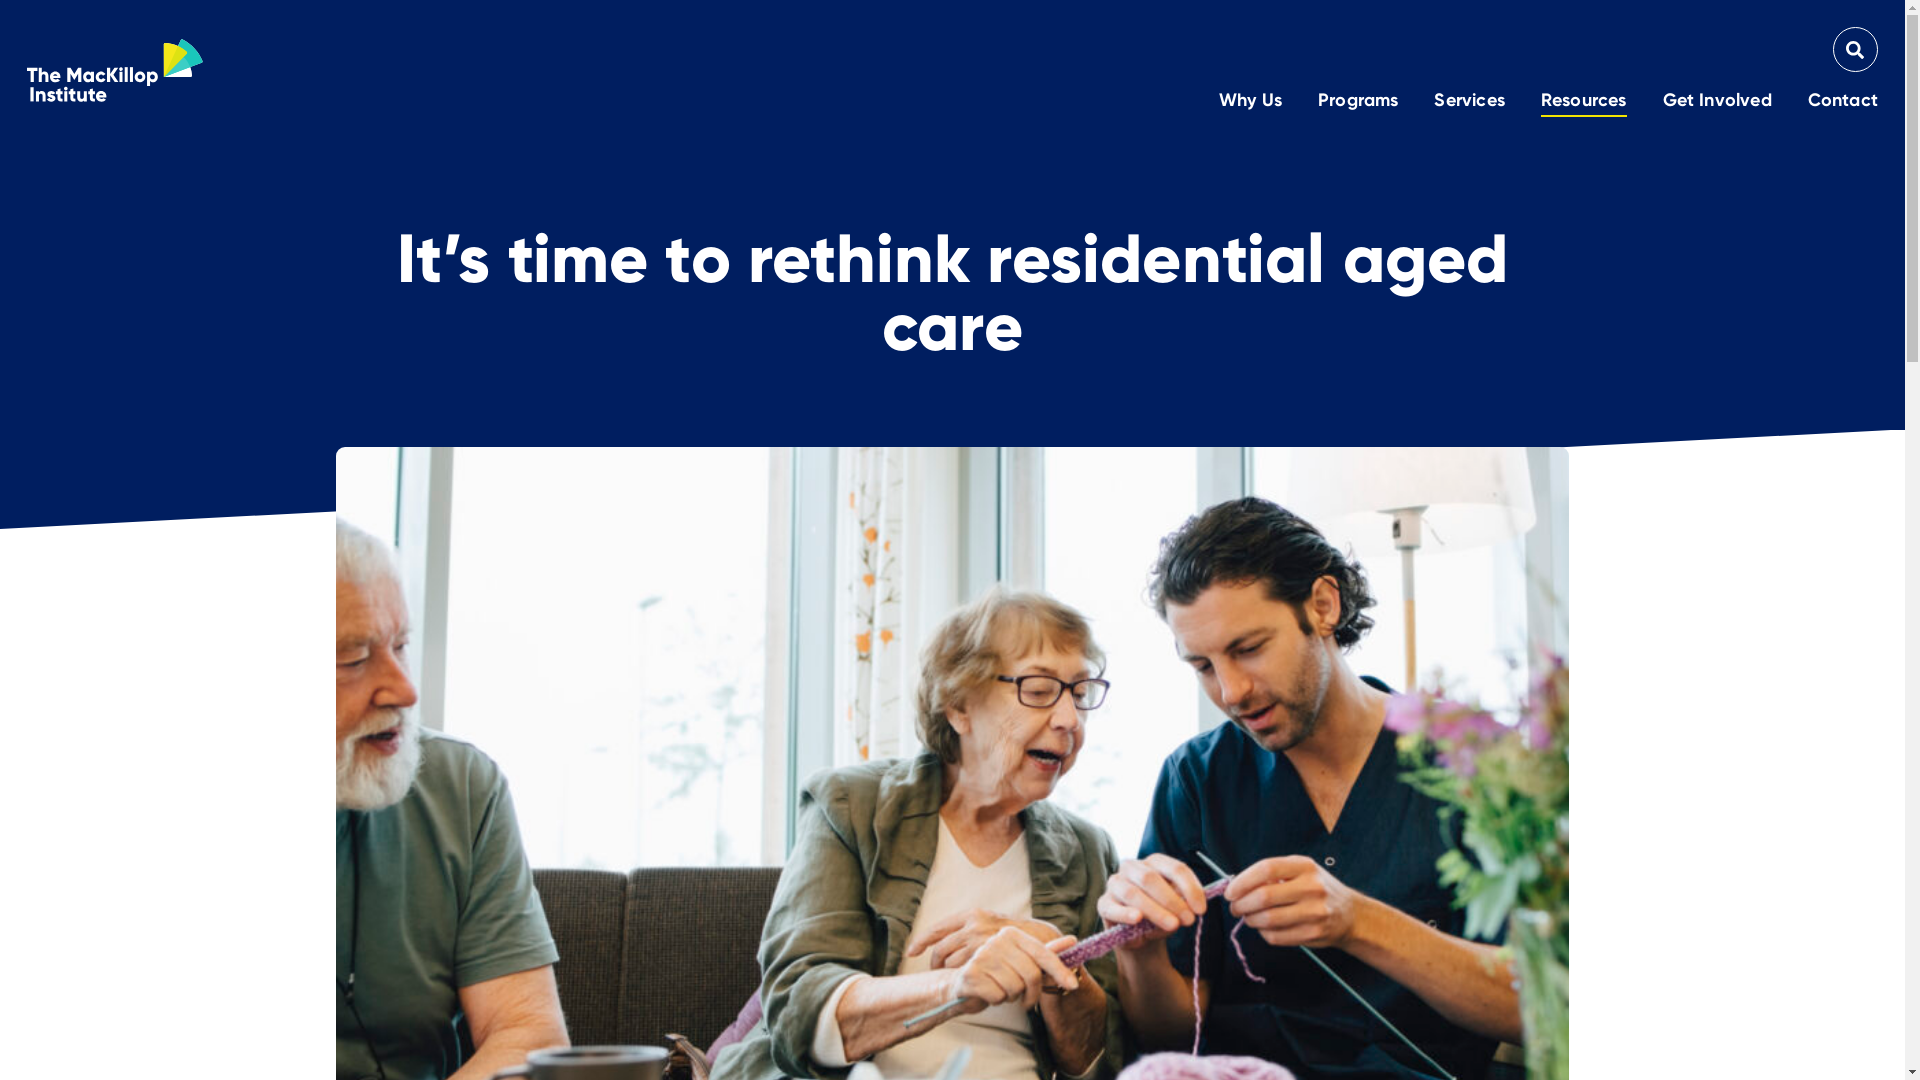  I want to click on 'Services', so click(1468, 101).